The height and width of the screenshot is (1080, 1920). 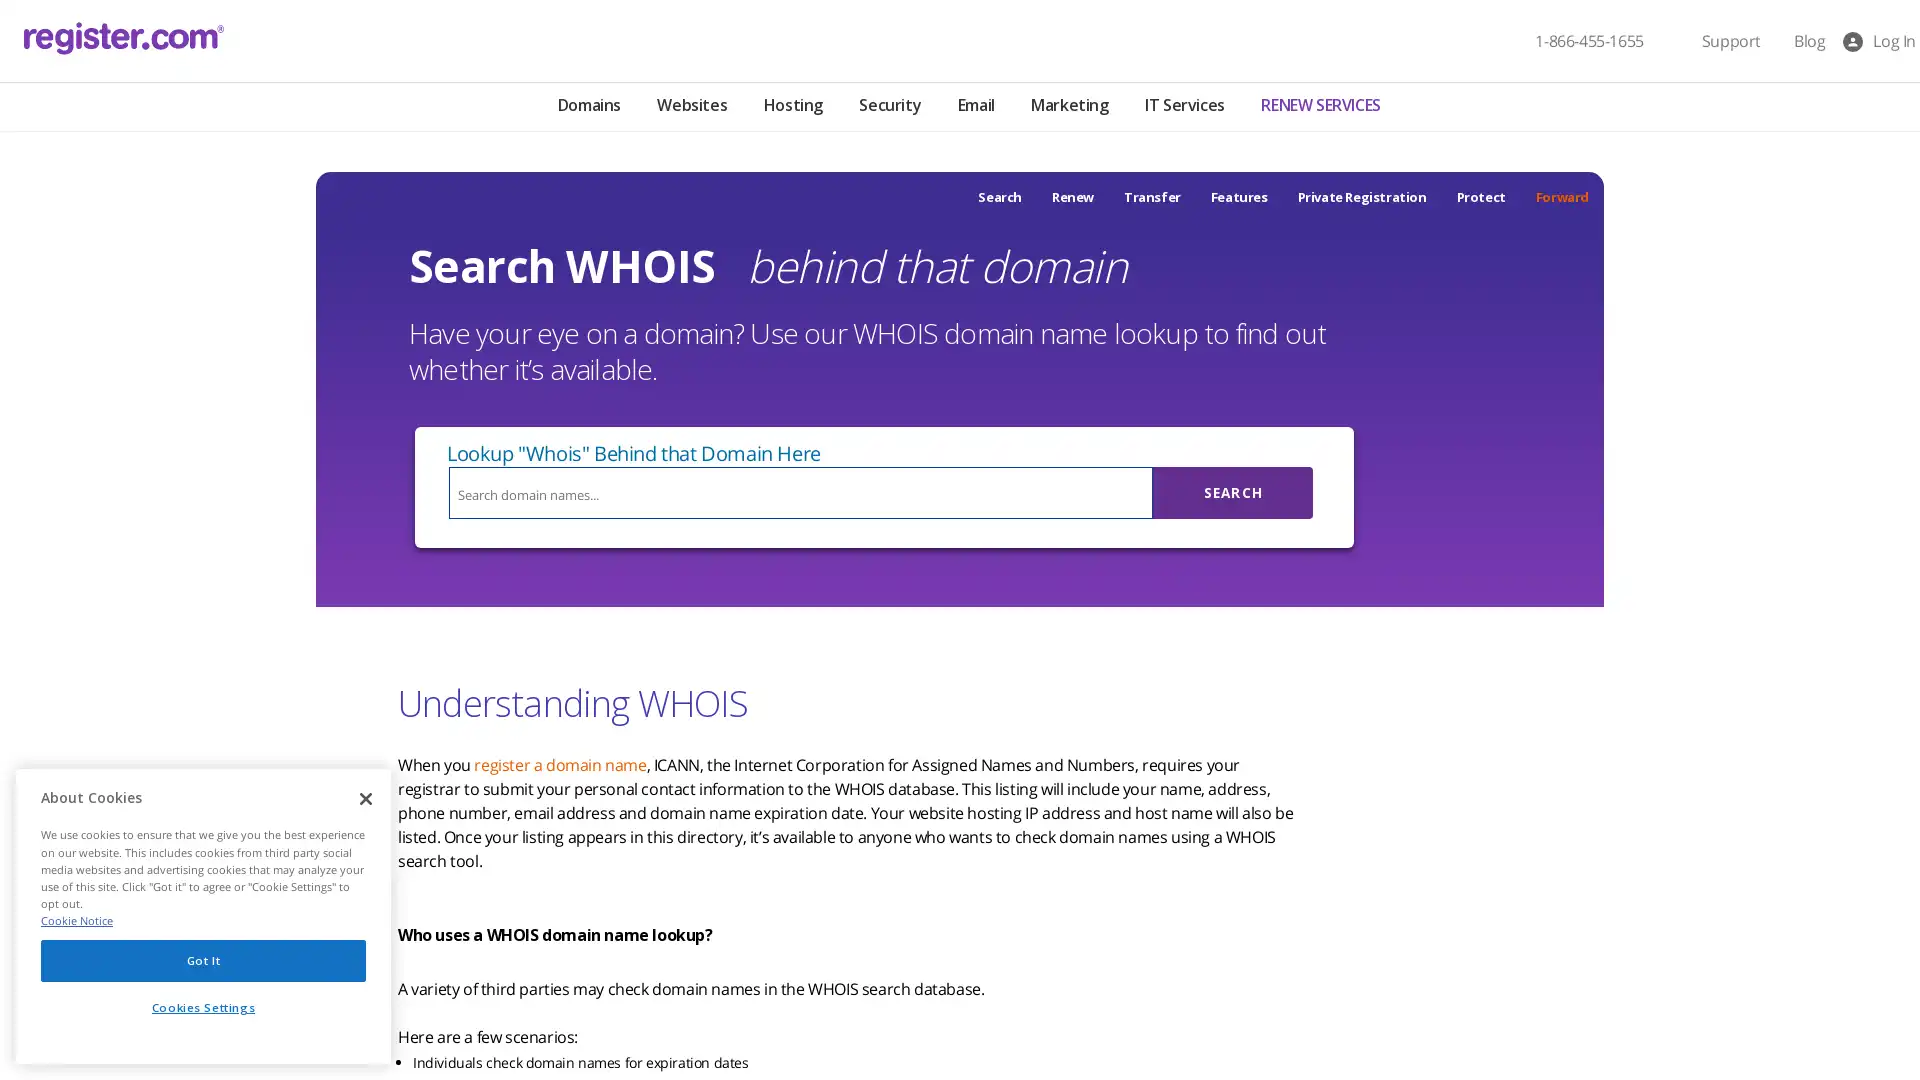 What do you see at coordinates (203, 1013) in the screenshot?
I see `Cookies Settings` at bounding box center [203, 1013].